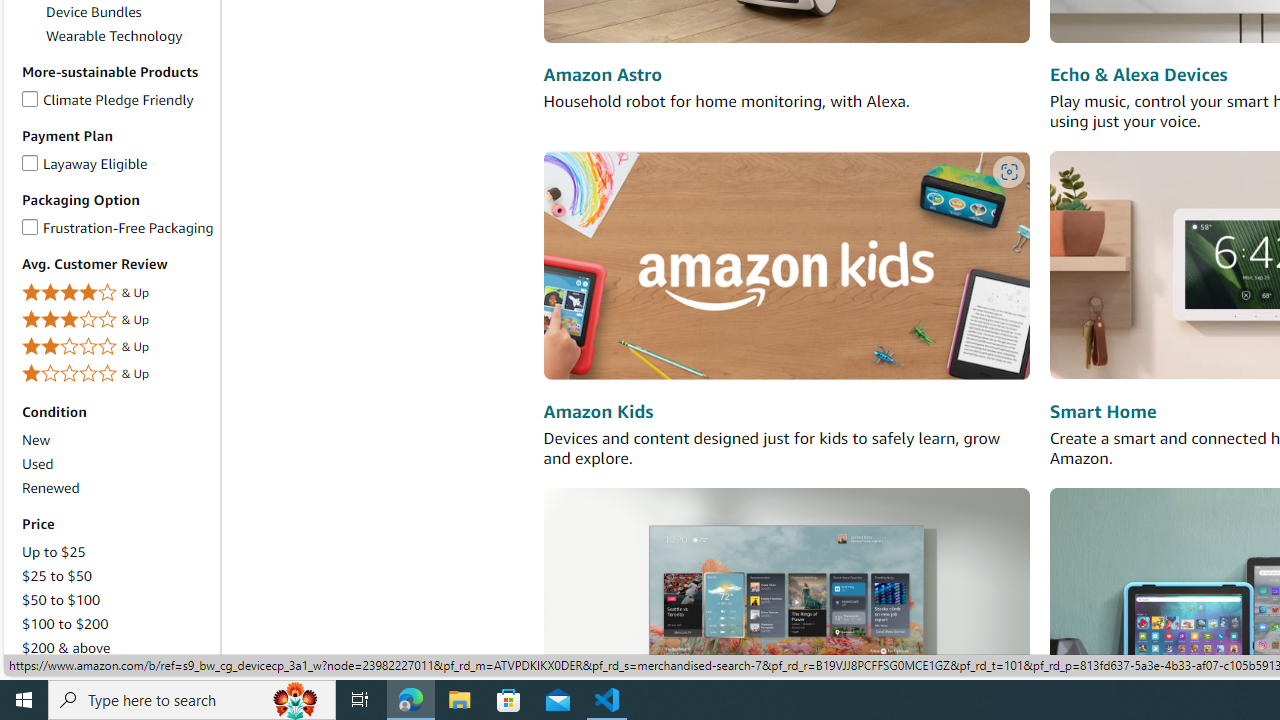  What do you see at coordinates (37, 464) in the screenshot?
I see `'Used'` at bounding box center [37, 464].